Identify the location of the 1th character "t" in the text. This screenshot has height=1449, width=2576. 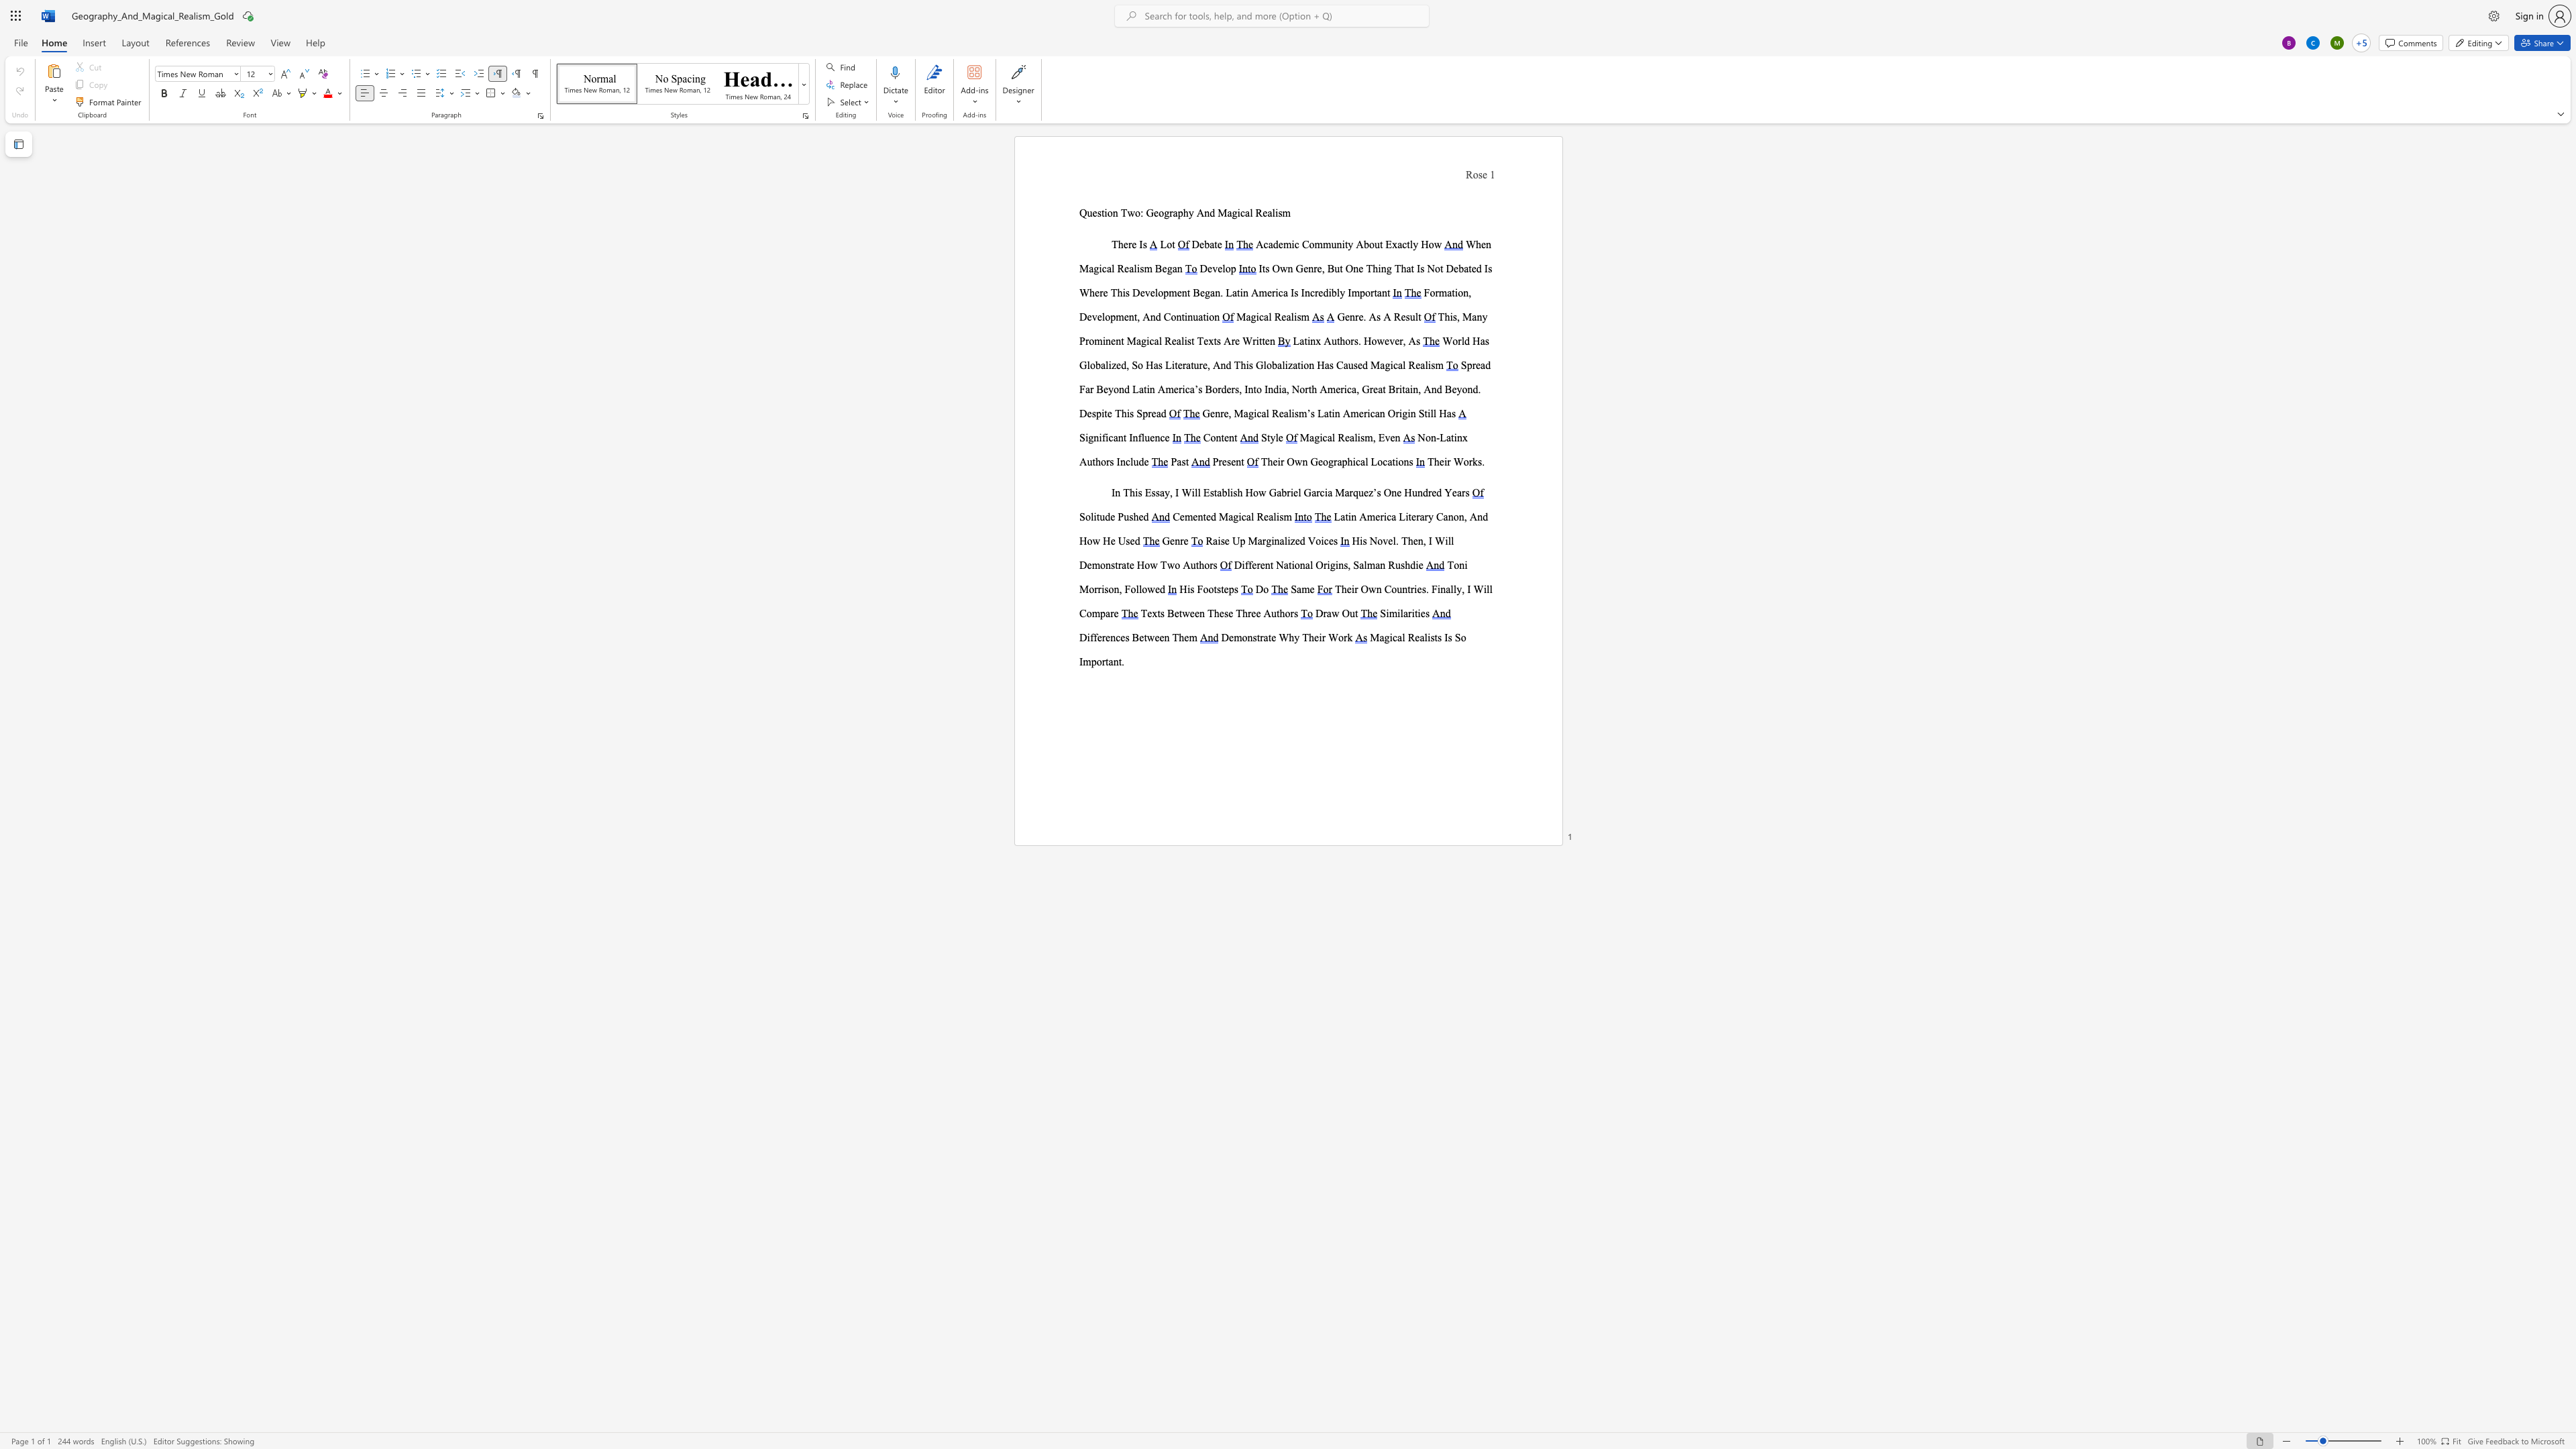
(1419, 316).